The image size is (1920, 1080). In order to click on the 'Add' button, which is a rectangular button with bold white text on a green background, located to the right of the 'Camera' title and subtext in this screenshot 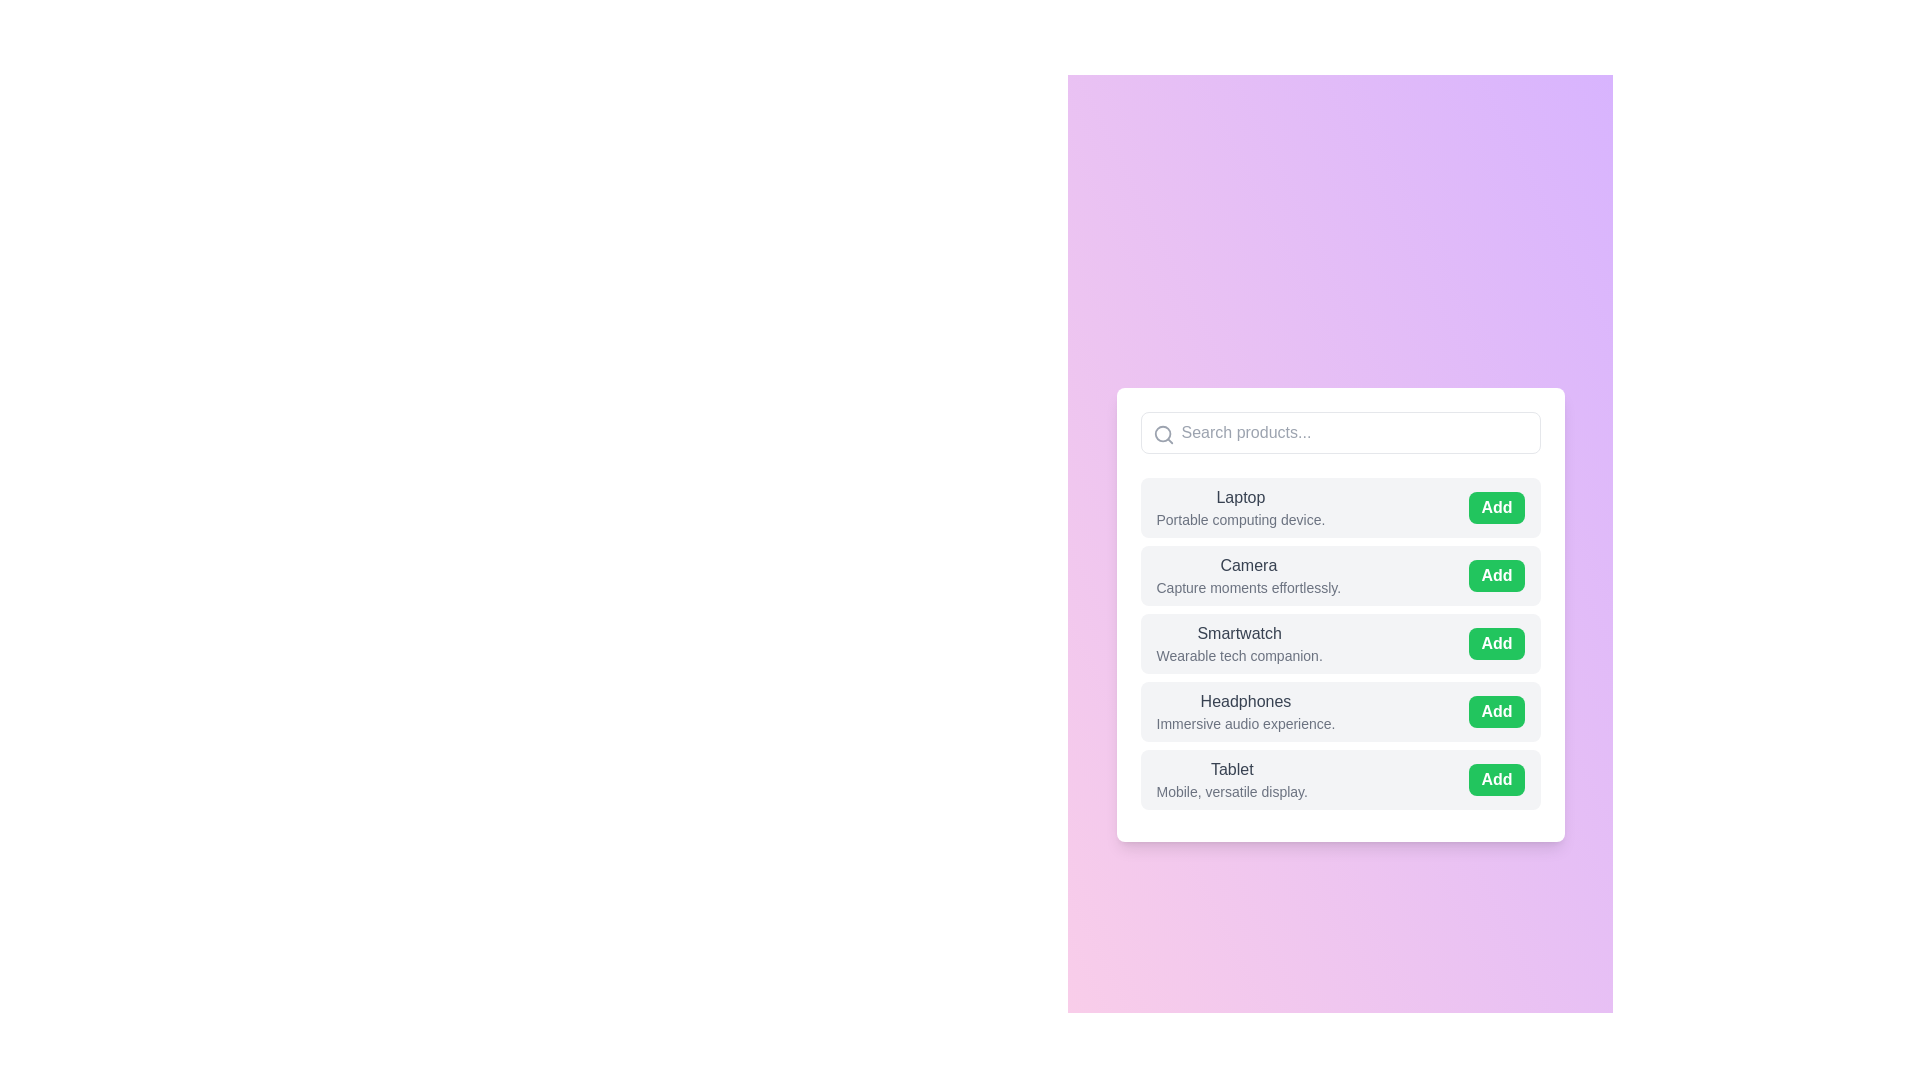, I will do `click(1497, 575)`.